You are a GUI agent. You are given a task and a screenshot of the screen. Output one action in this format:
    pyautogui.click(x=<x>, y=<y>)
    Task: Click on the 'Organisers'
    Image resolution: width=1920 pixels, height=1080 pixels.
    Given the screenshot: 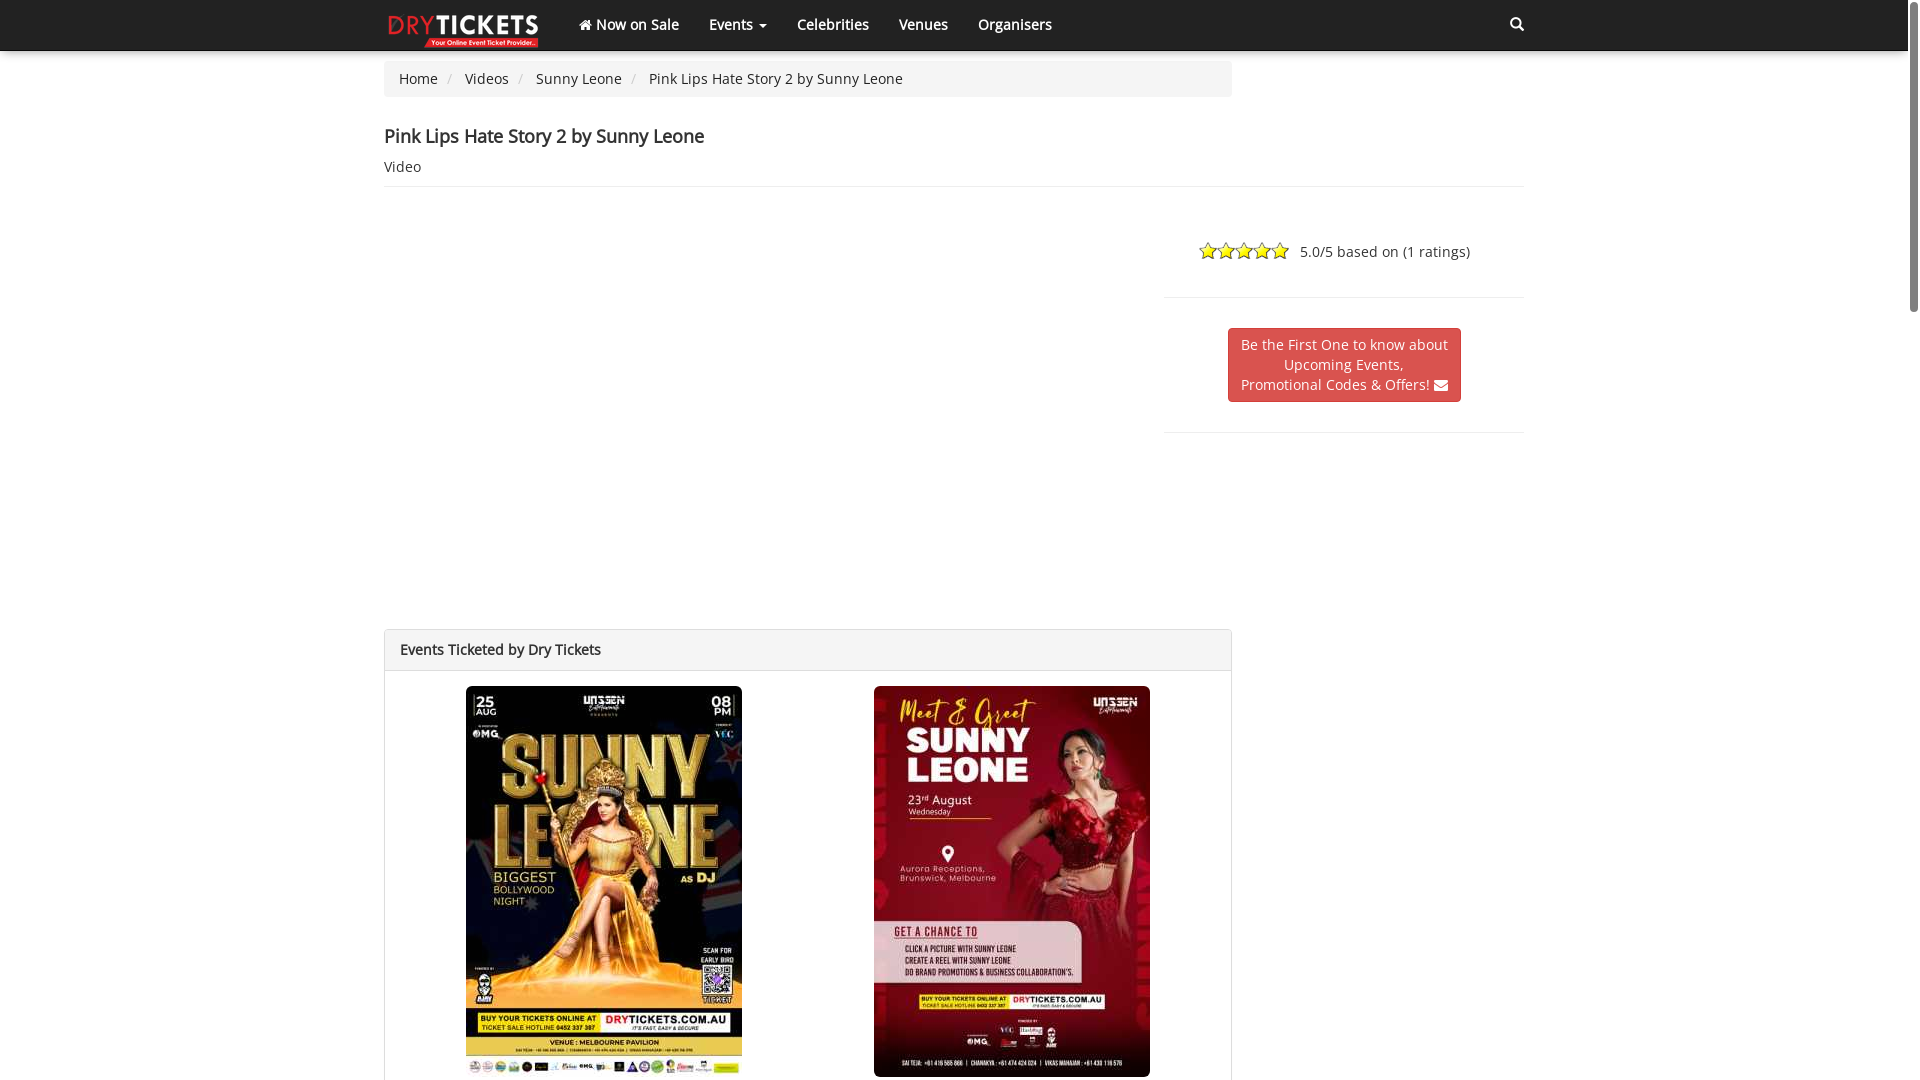 What is the action you would take?
    pyautogui.click(x=1014, y=24)
    